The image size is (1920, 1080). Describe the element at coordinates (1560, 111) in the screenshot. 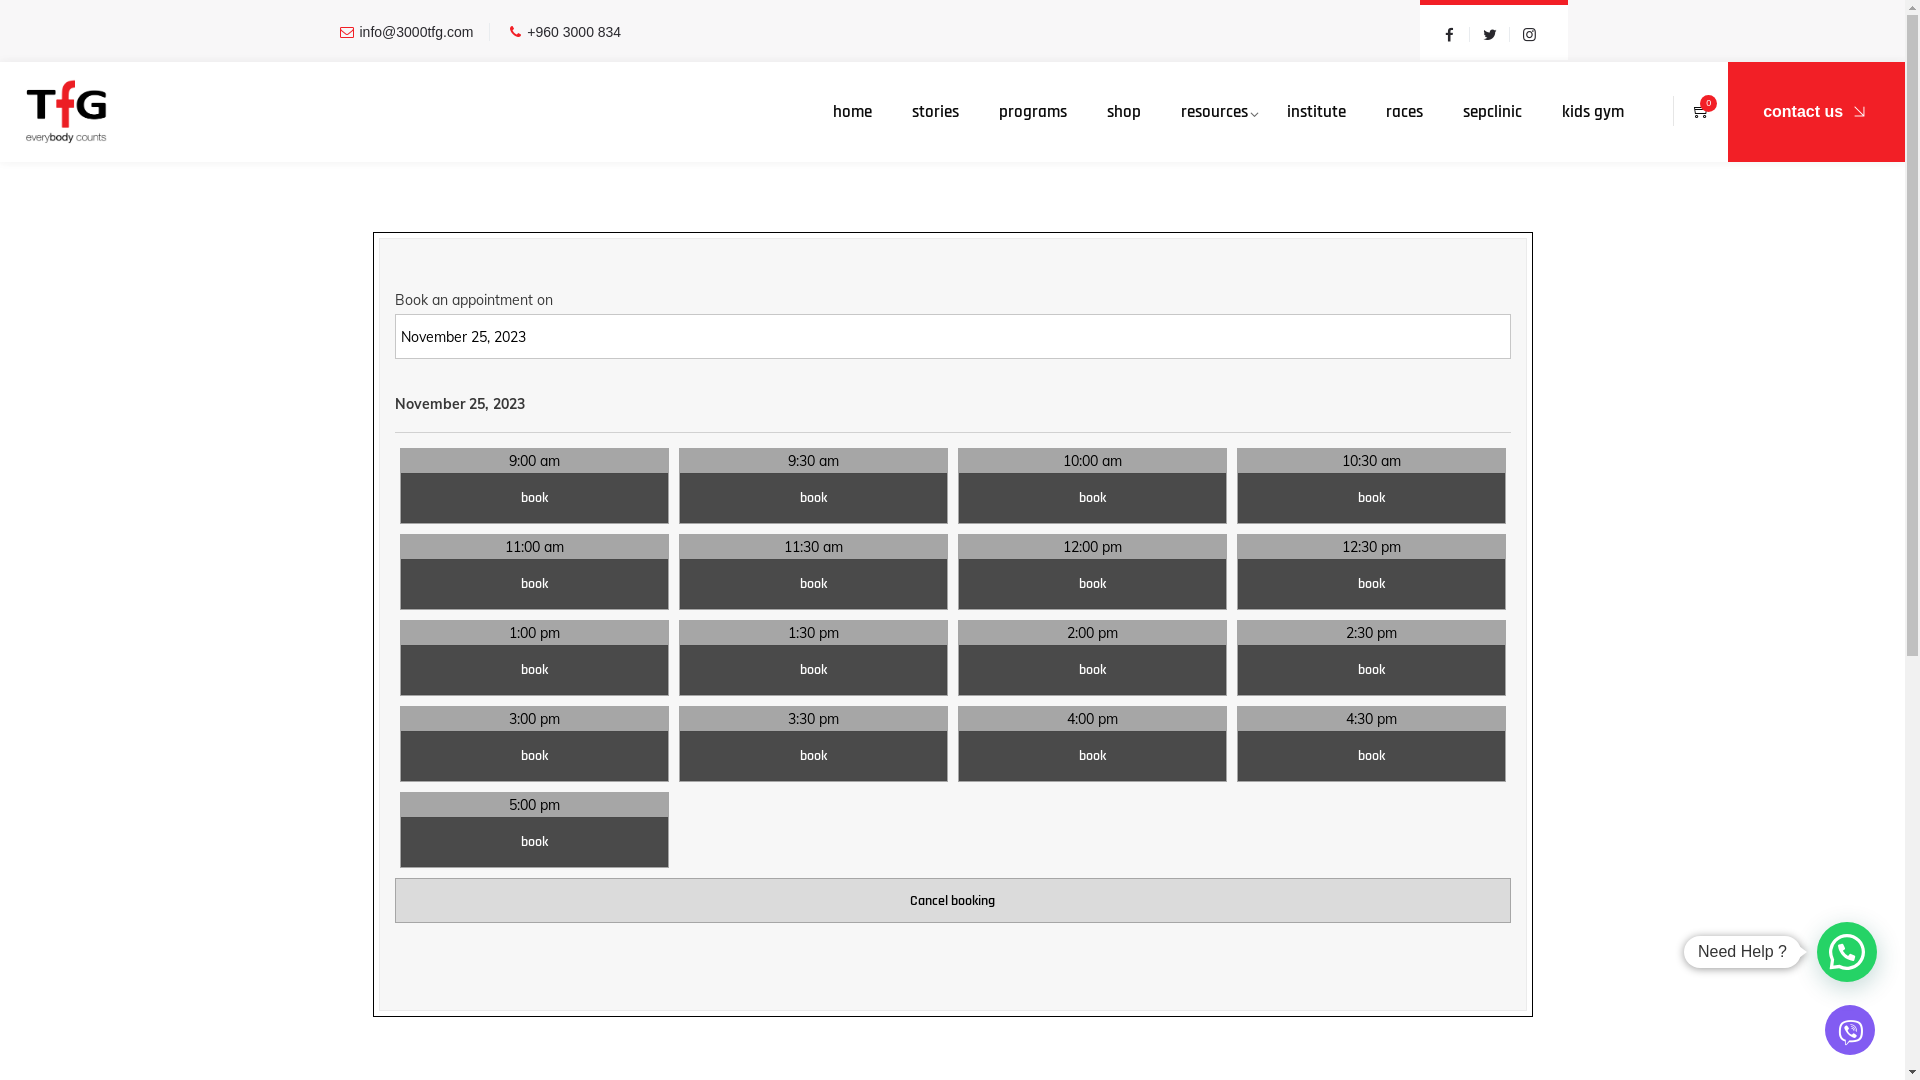

I see `'kids gym'` at that location.